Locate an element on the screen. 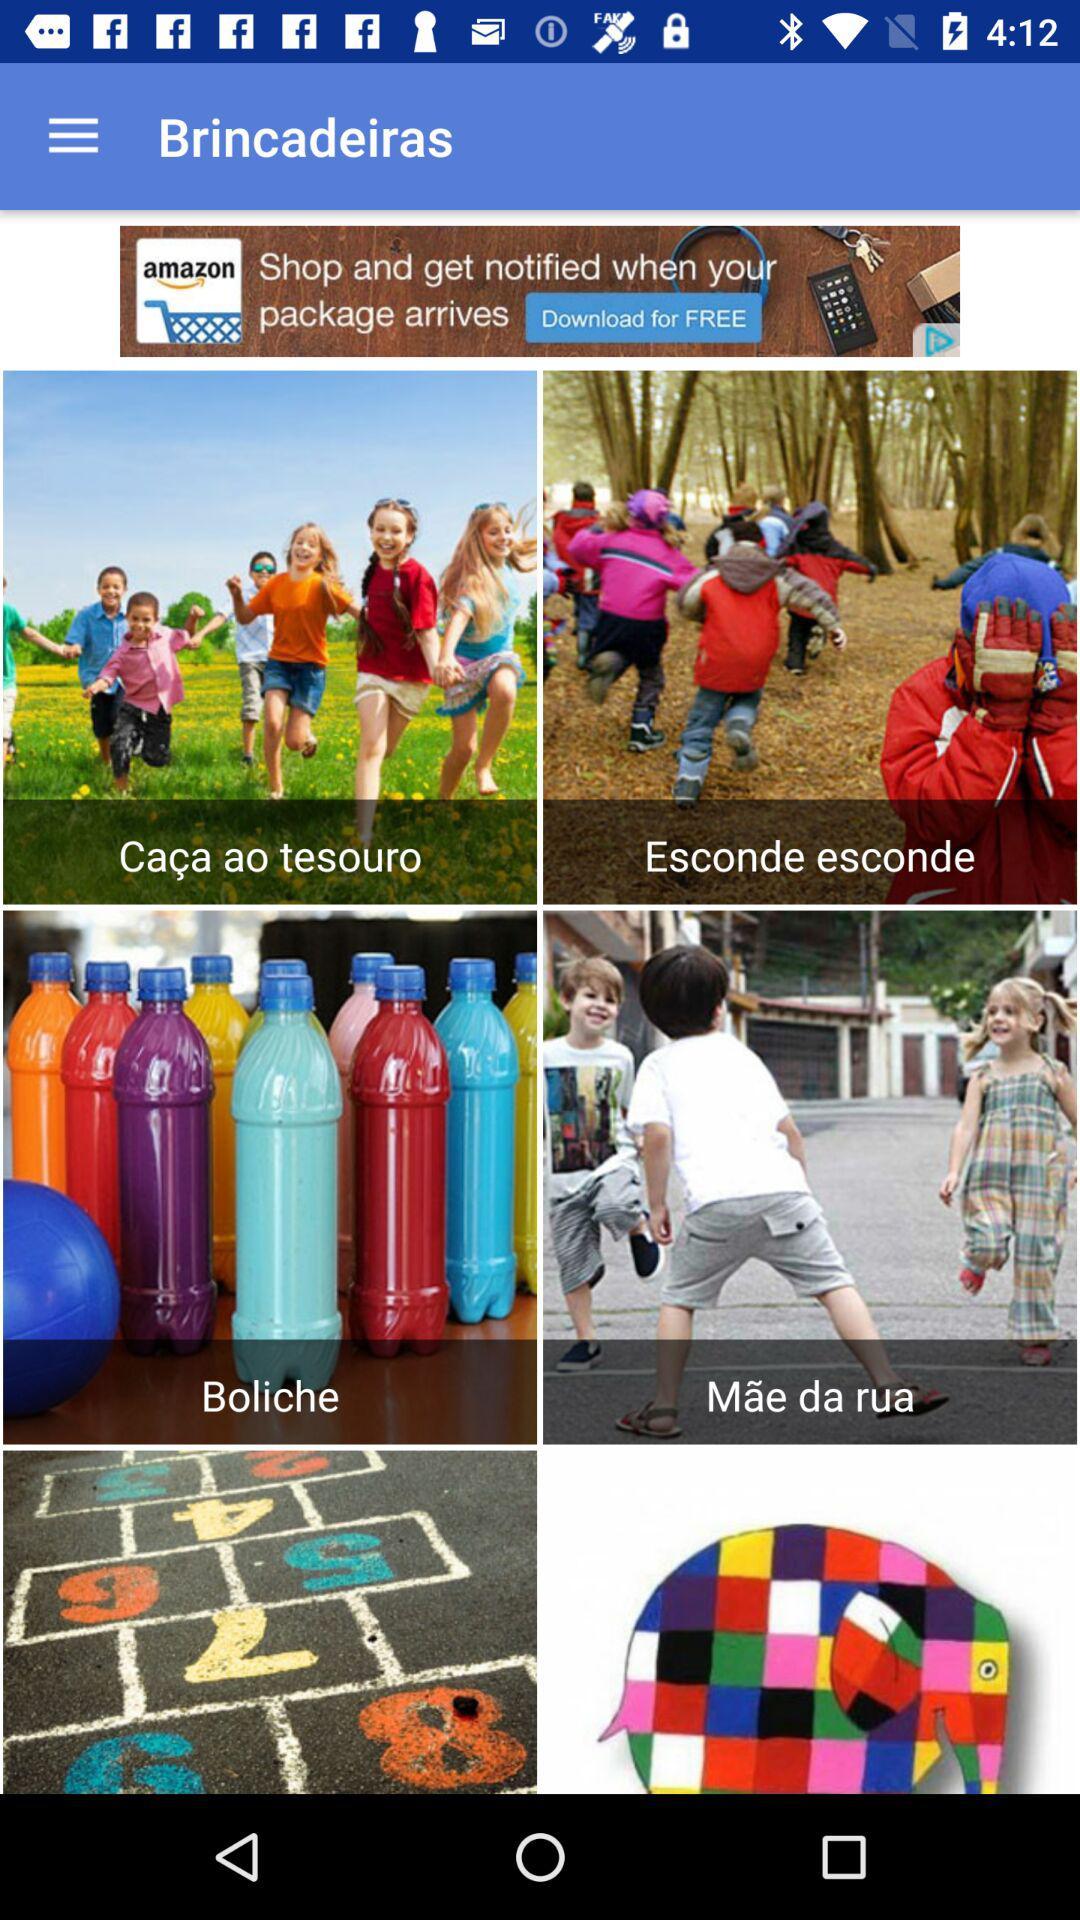 The height and width of the screenshot is (1920, 1080). advertisement link to different site is located at coordinates (540, 290).